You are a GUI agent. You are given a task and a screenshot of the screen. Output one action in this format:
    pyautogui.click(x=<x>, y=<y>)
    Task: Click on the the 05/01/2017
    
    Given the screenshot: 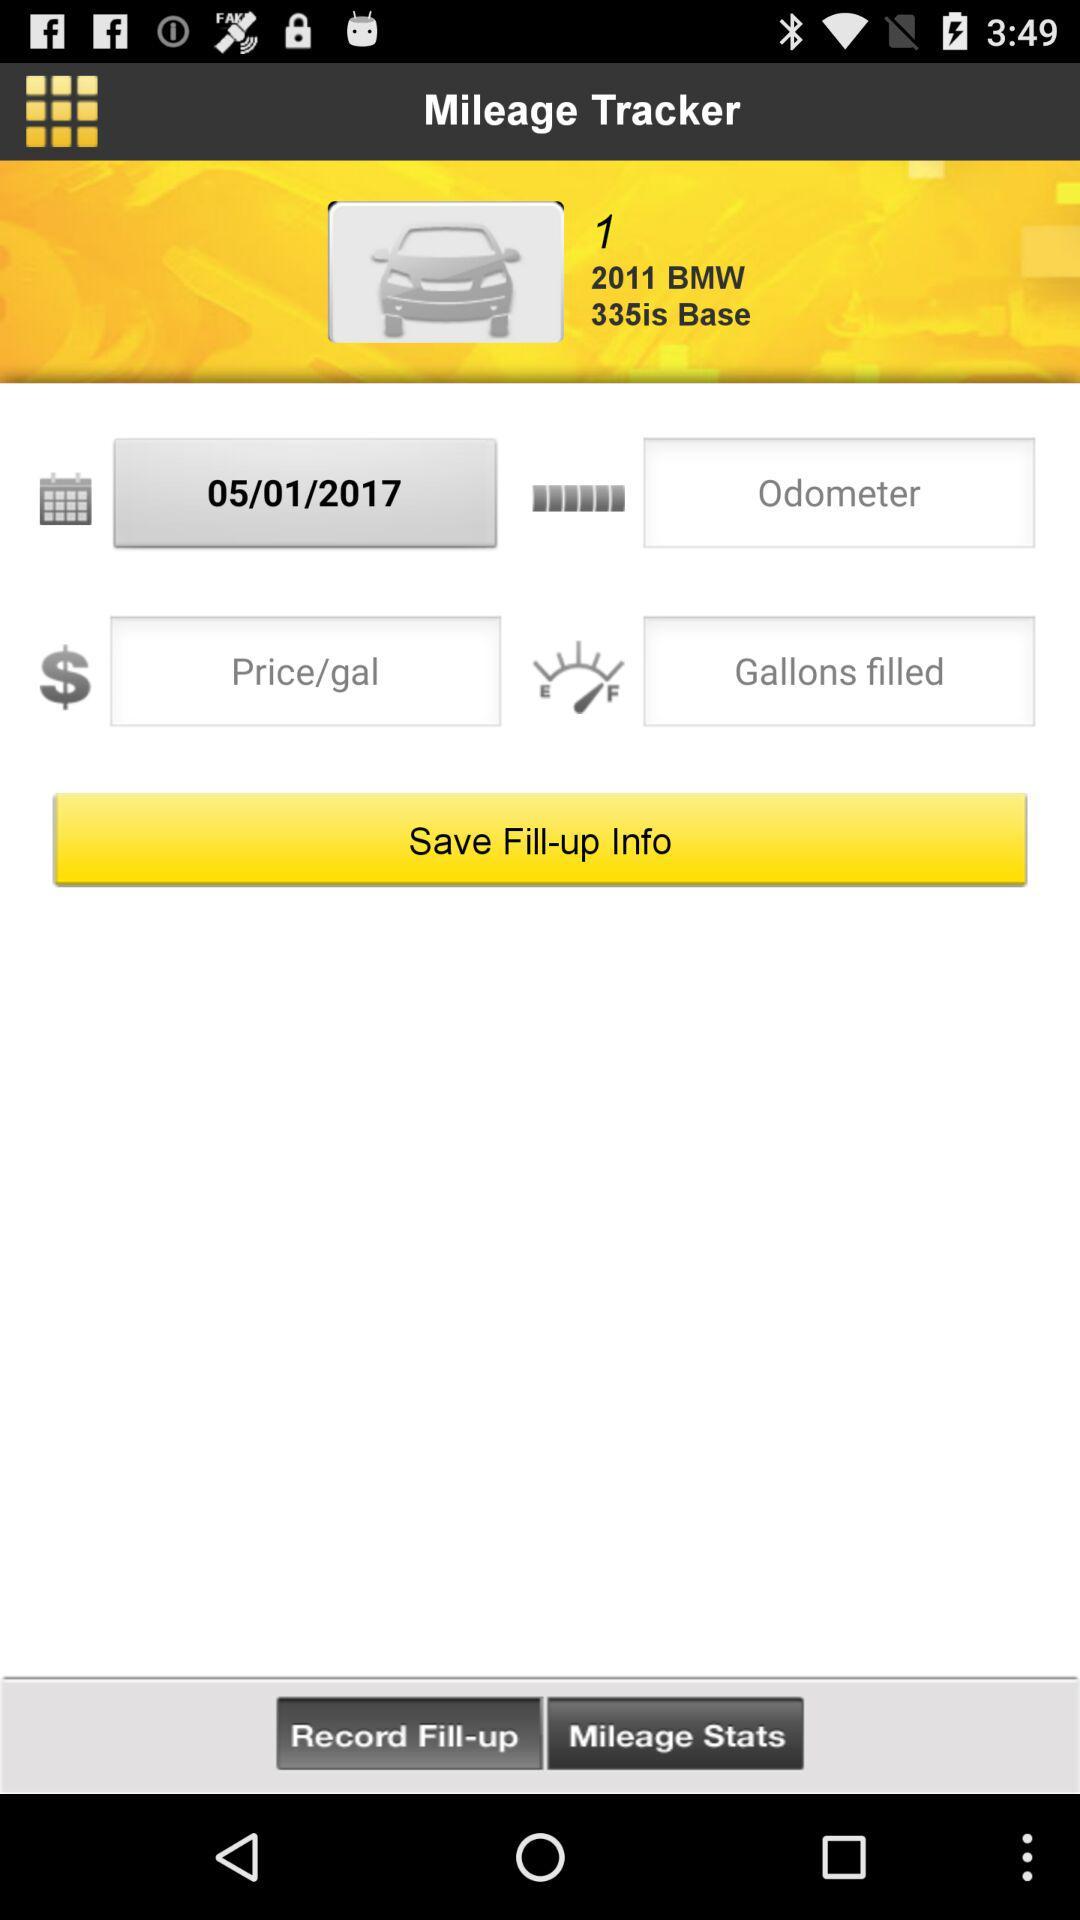 What is the action you would take?
    pyautogui.click(x=305, y=498)
    